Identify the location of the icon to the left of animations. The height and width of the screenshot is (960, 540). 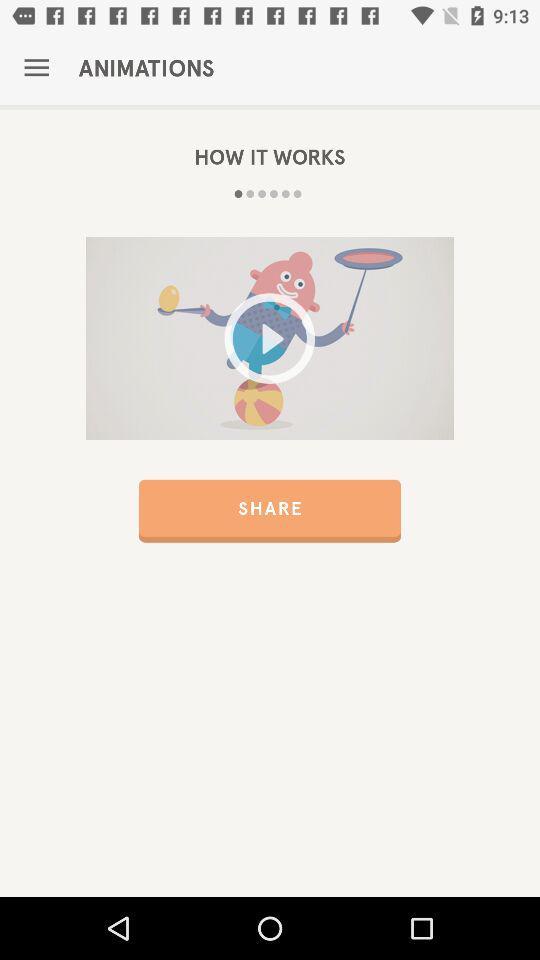
(36, 68).